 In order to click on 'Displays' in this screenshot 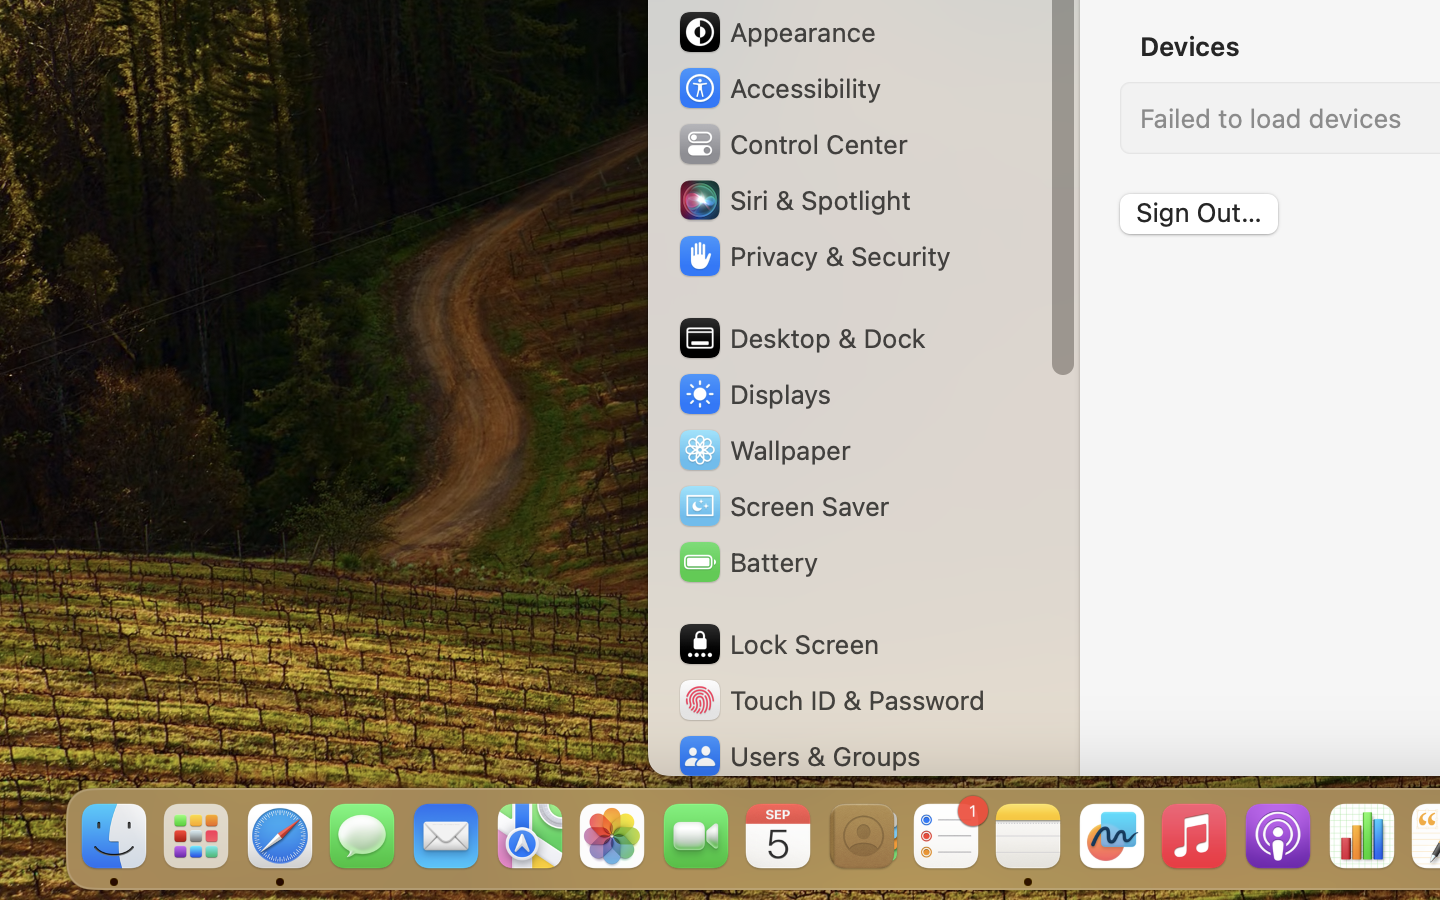, I will do `click(752, 394)`.